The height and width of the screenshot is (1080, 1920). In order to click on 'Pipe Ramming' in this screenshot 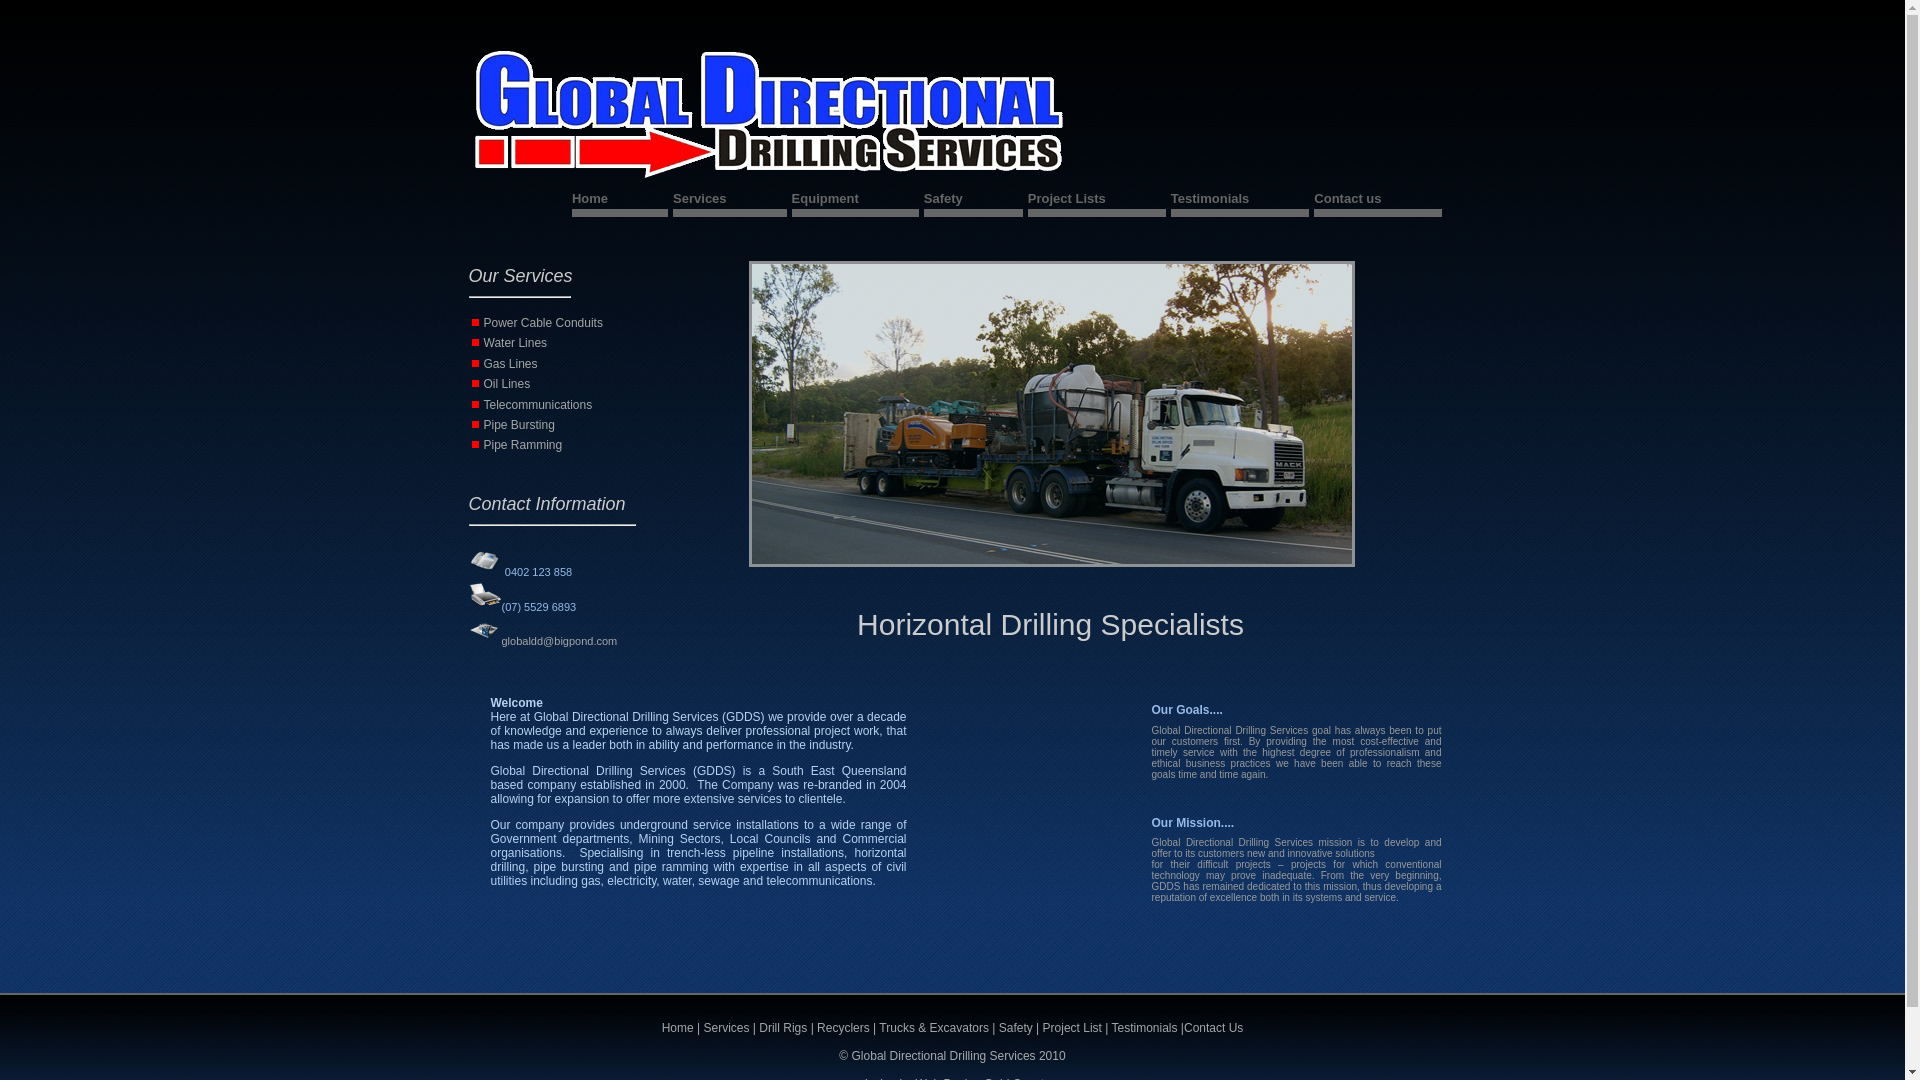, I will do `click(523, 443)`.